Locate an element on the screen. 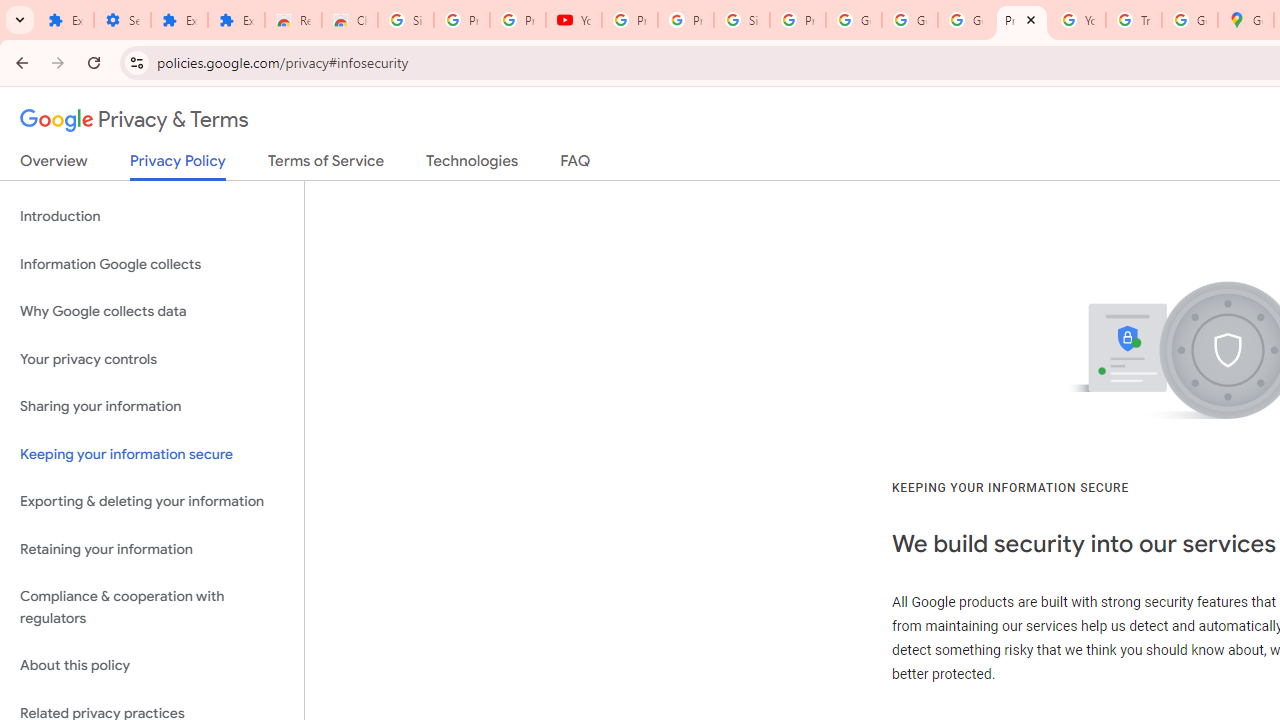 This screenshot has width=1280, height=720. 'Reviews: Helix Fruit Jump Arcade Game' is located at coordinates (292, 20).